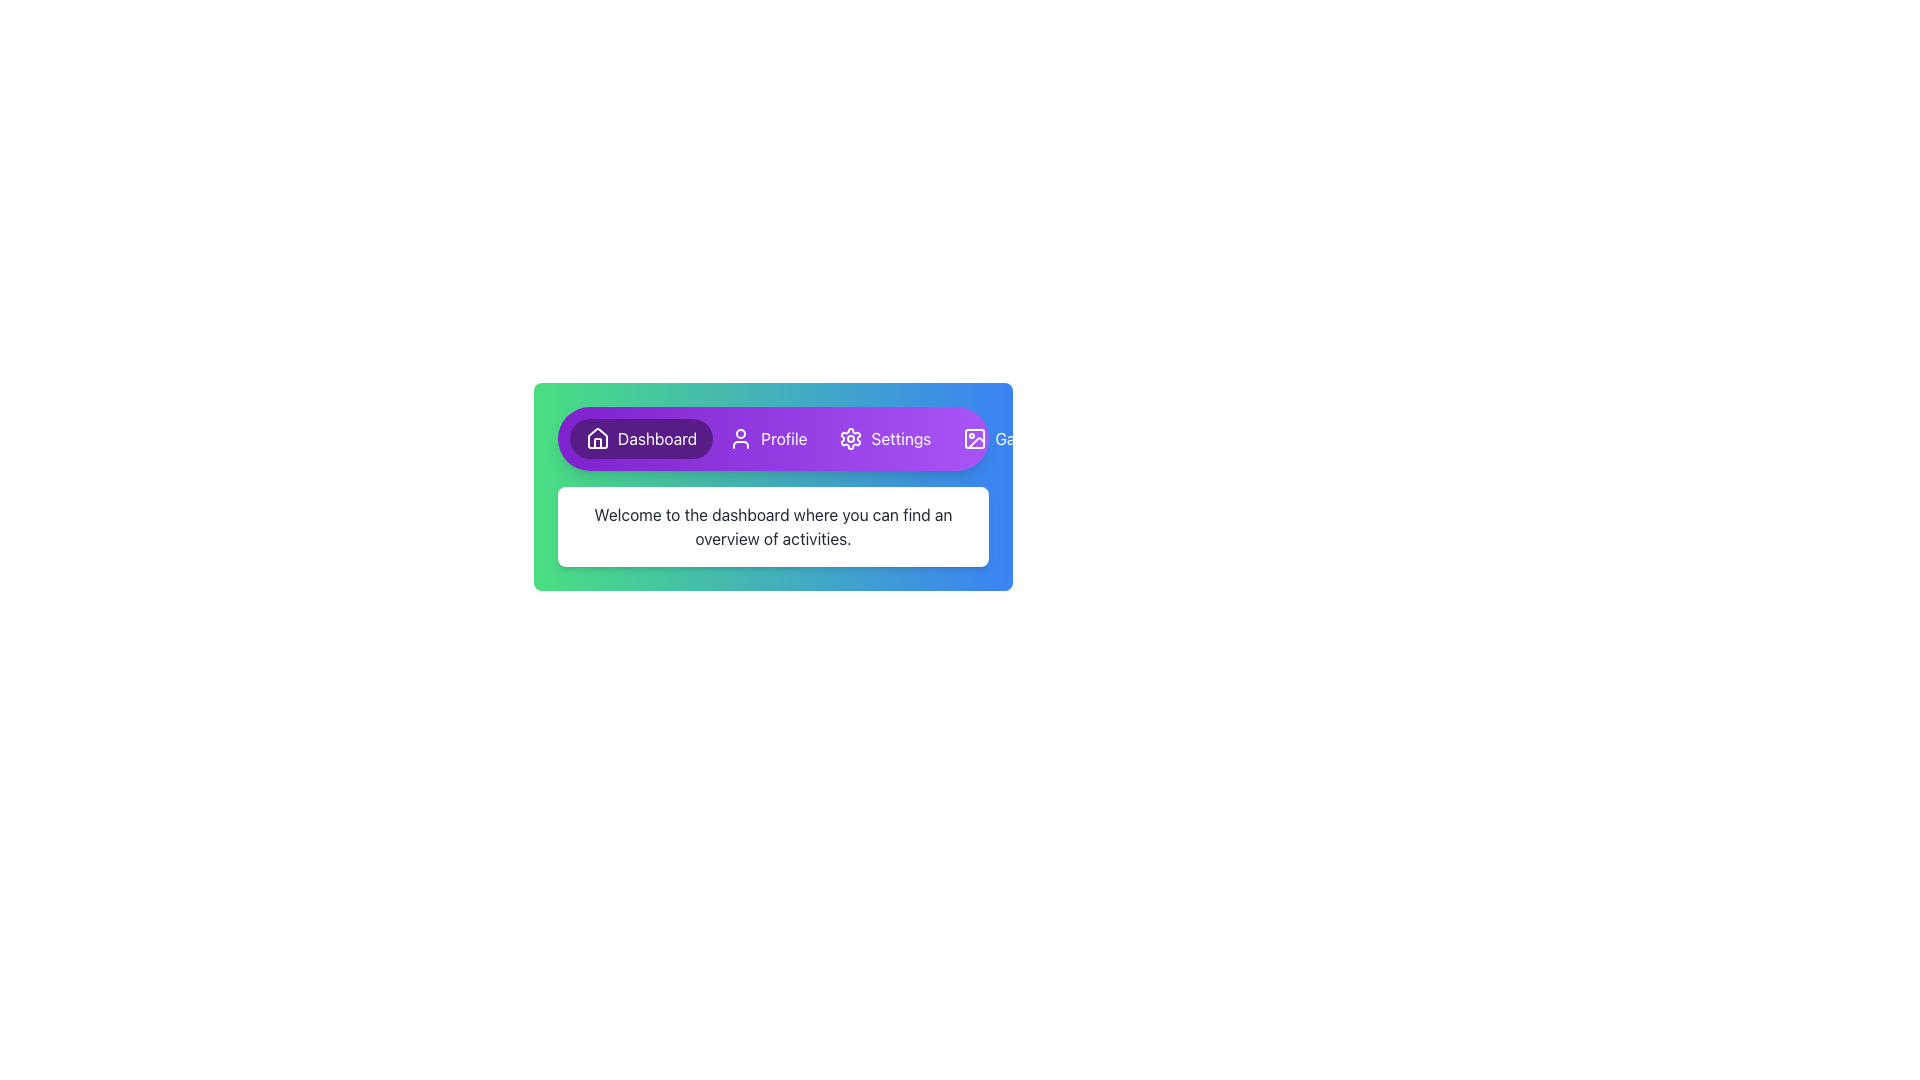  Describe the element at coordinates (884, 438) in the screenshot. I see `the purple 'Settings' button with a white gear icon located at the top-center of the UI to trigger the hover effect` at that location.